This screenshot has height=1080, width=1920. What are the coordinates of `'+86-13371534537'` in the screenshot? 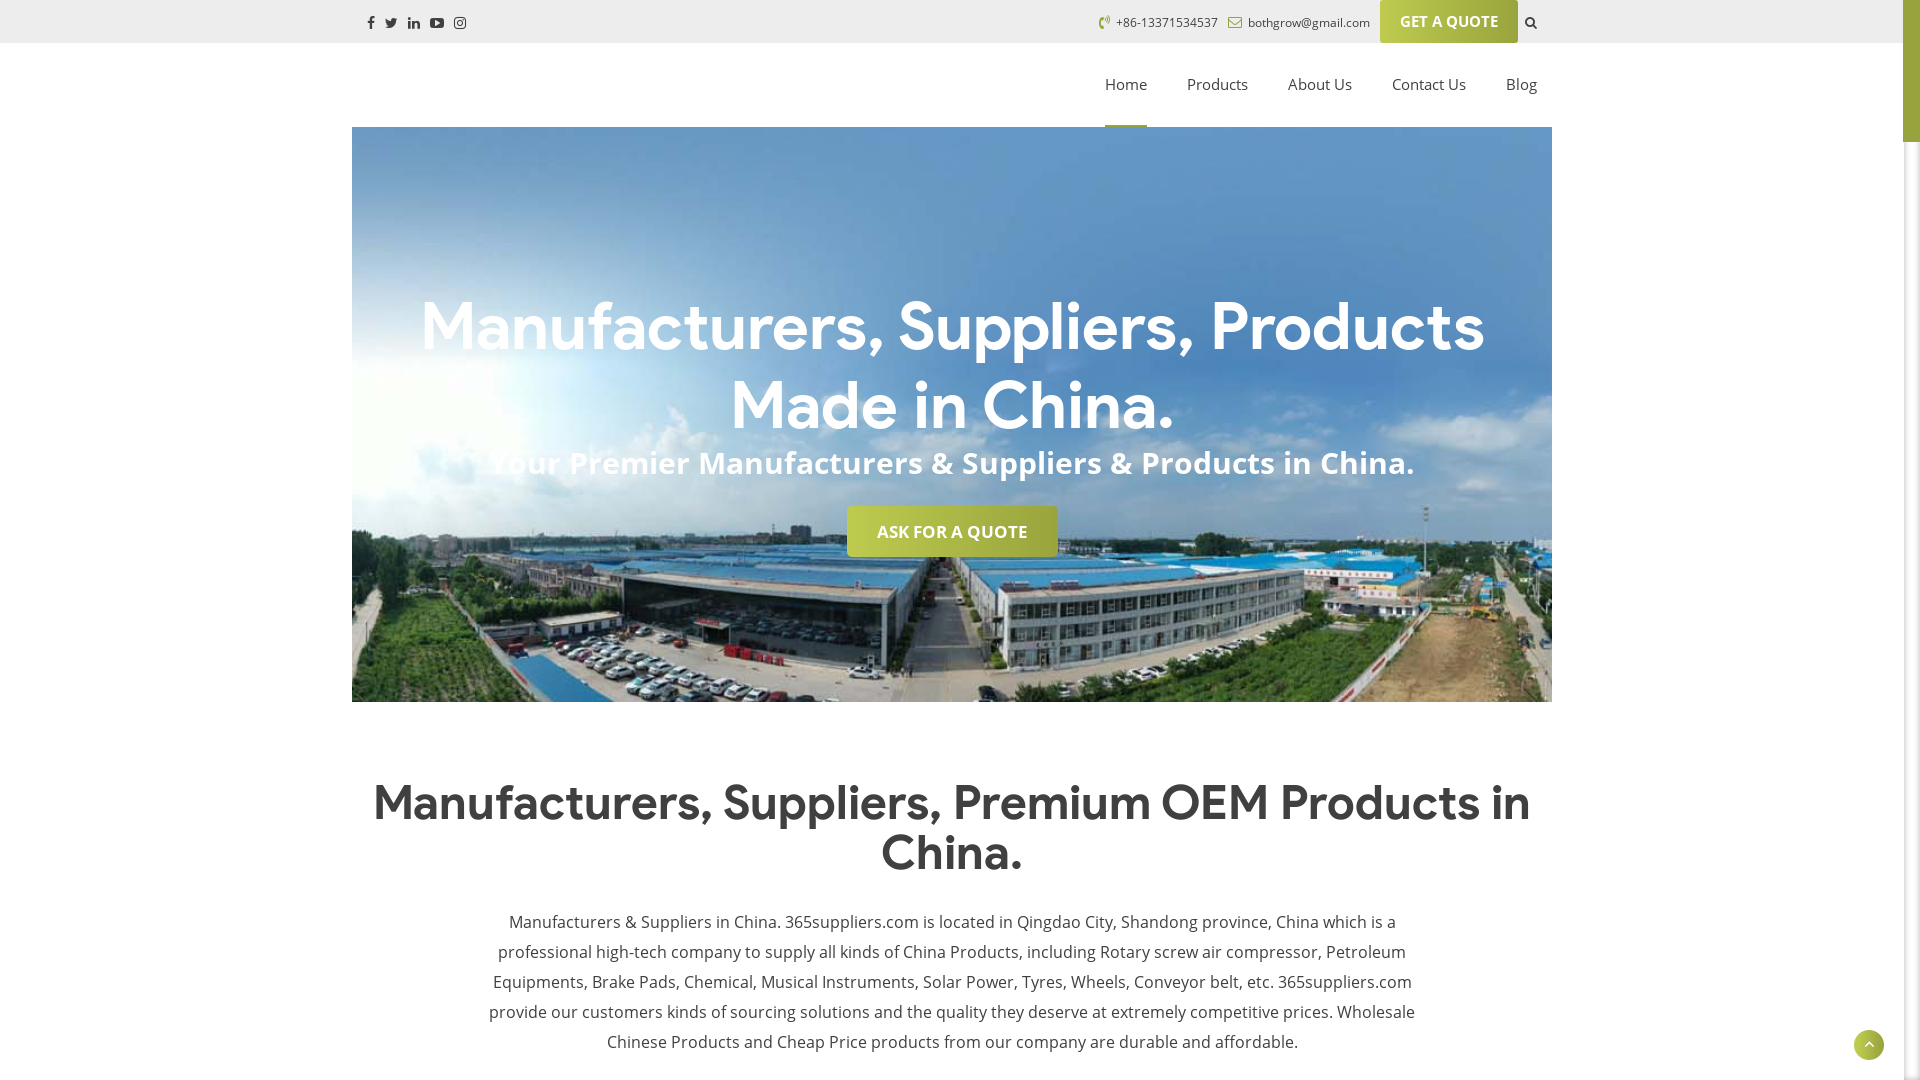 It's located at (1098, 22).